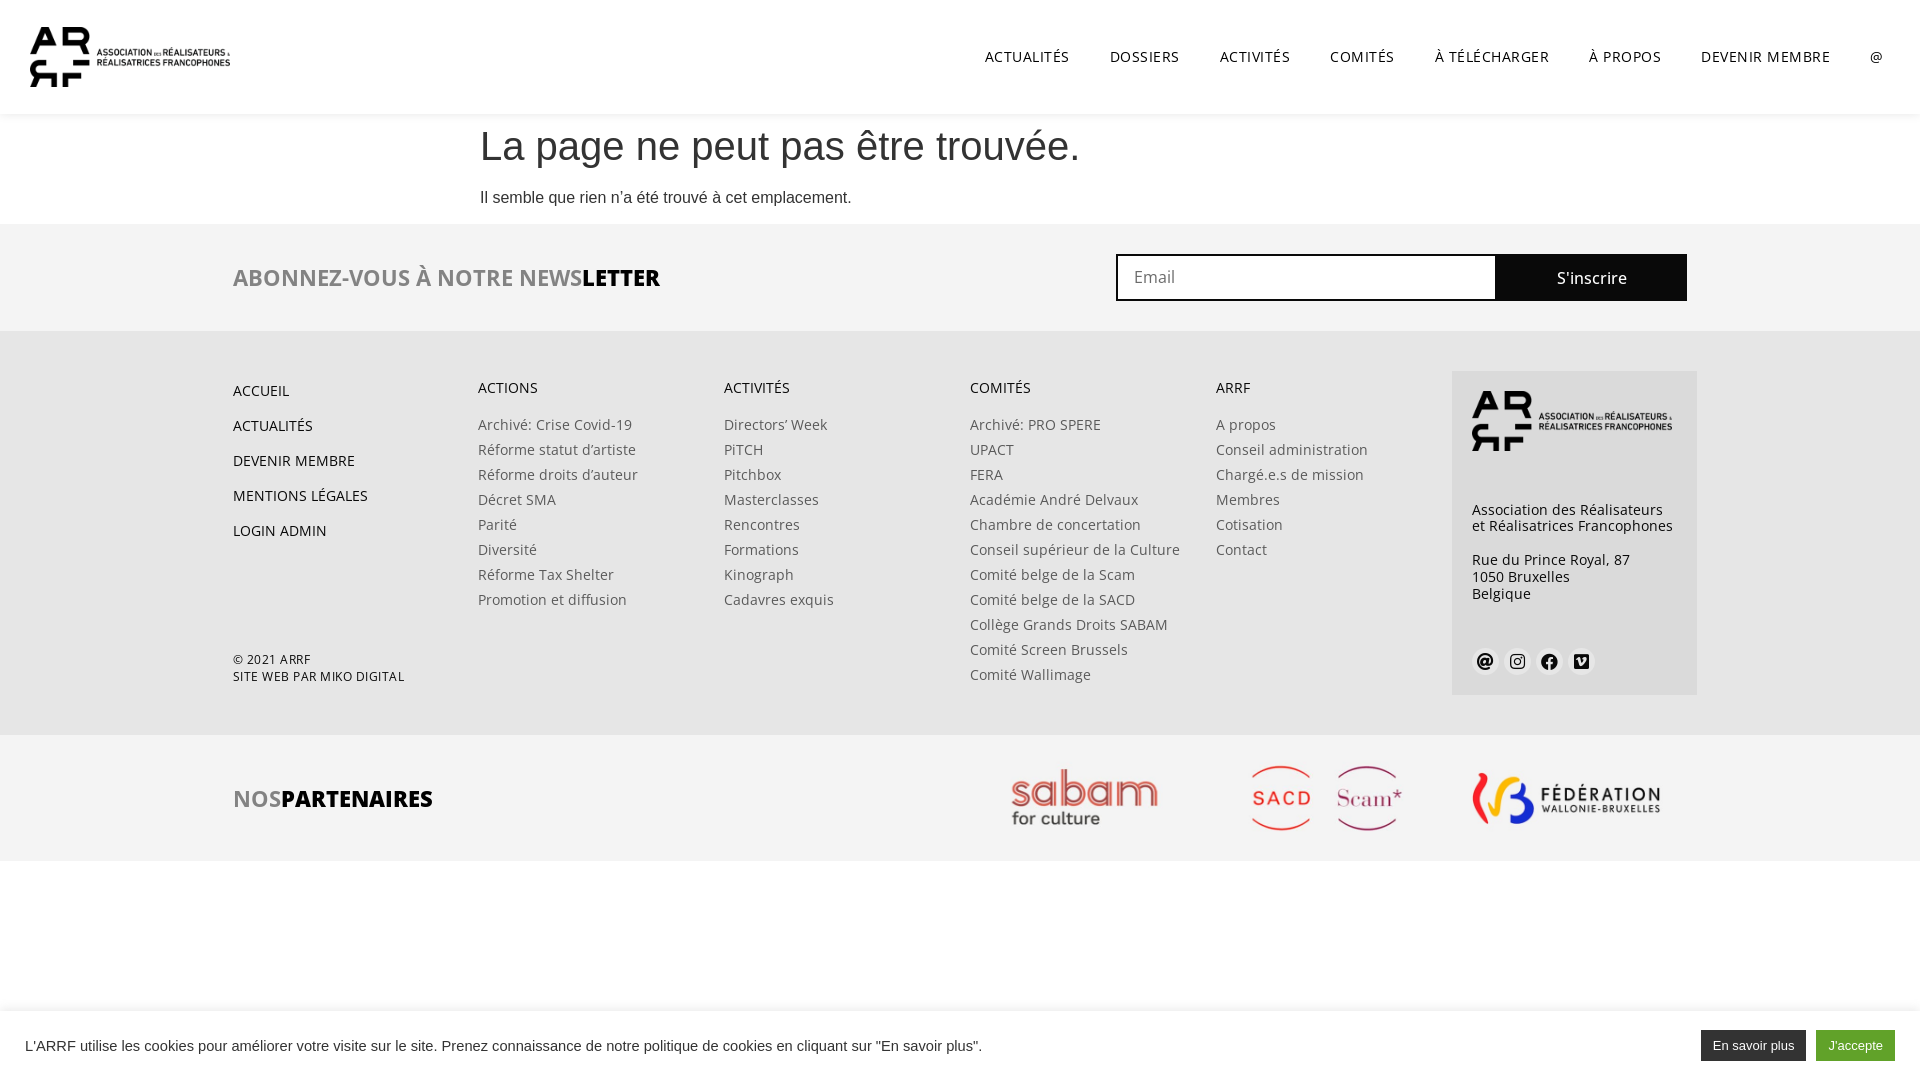  I want to click on '@', so click(1869, 56).